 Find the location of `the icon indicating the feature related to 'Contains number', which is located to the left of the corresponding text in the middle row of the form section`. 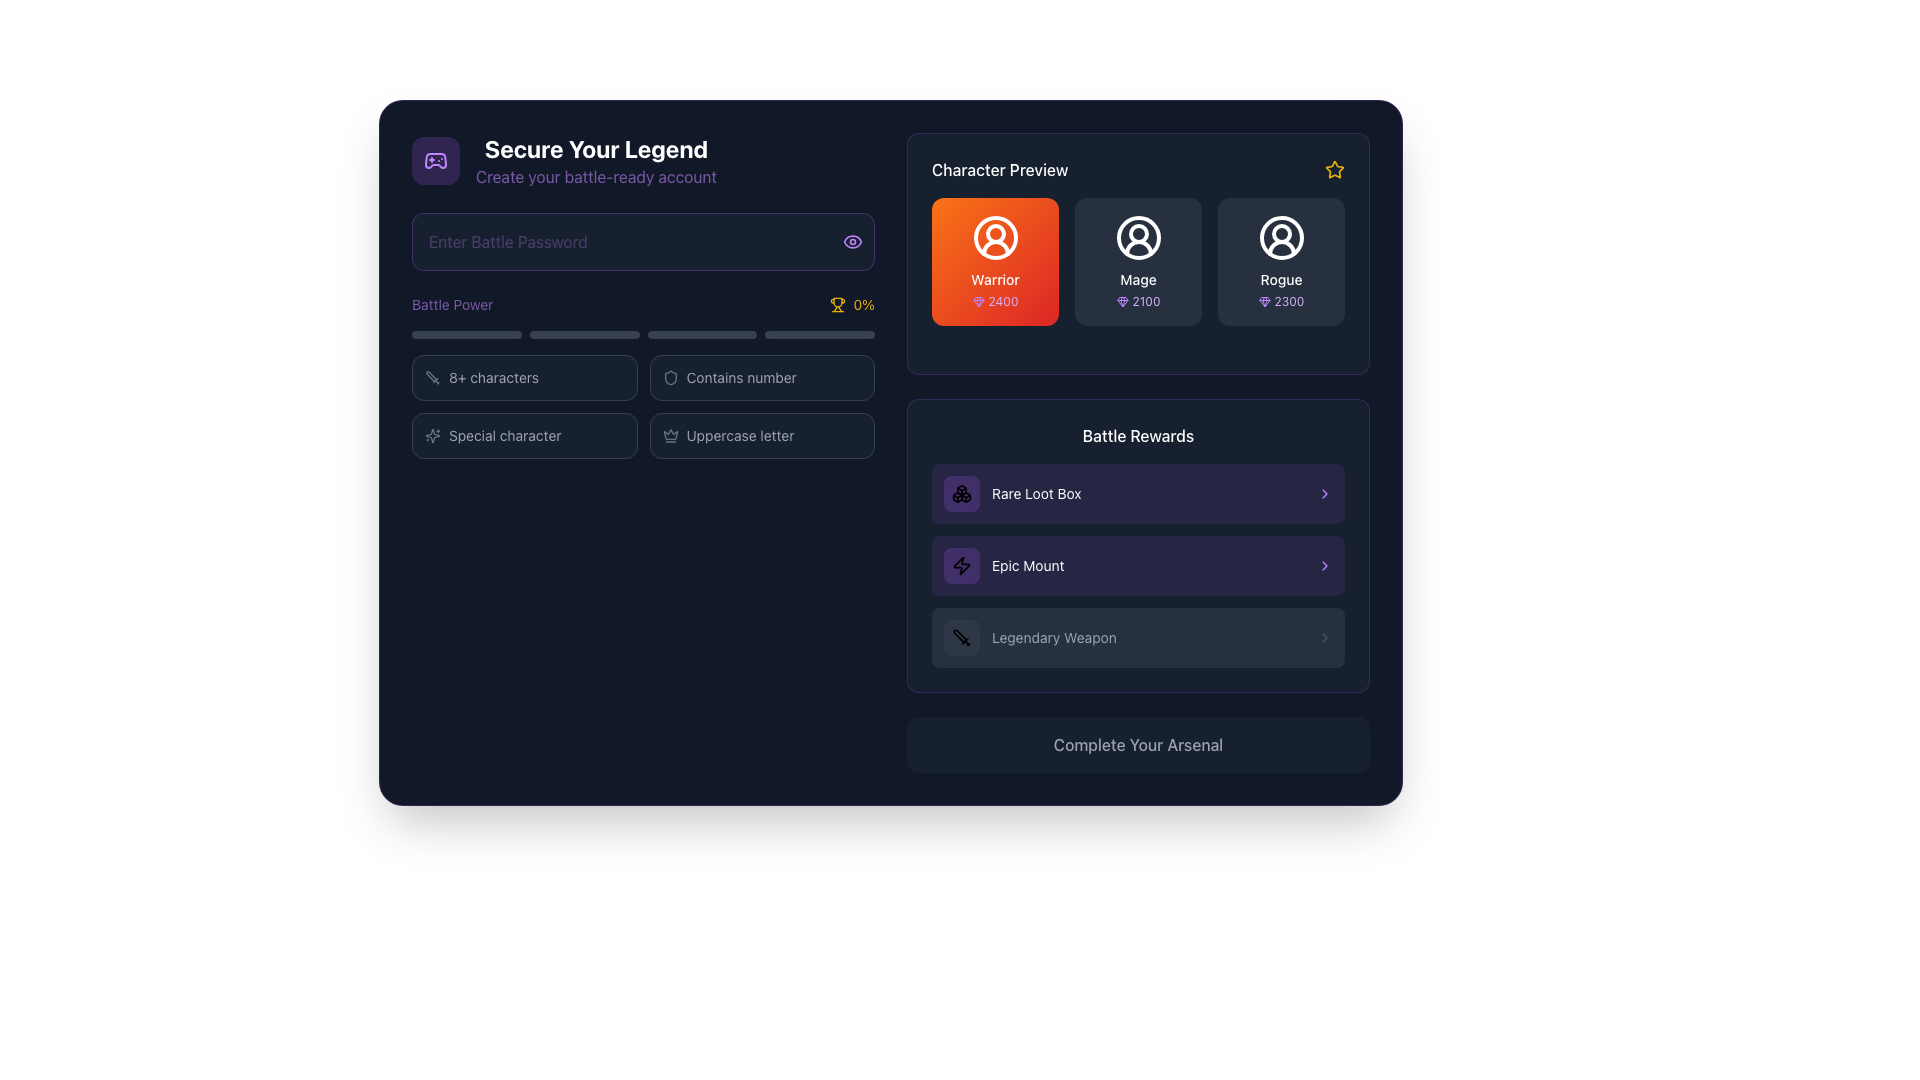

the icon indicating the feature related to 'Contains number', which is located to the left of the corresponding text in the middle row of the form section is located at coordinates (670, 378).